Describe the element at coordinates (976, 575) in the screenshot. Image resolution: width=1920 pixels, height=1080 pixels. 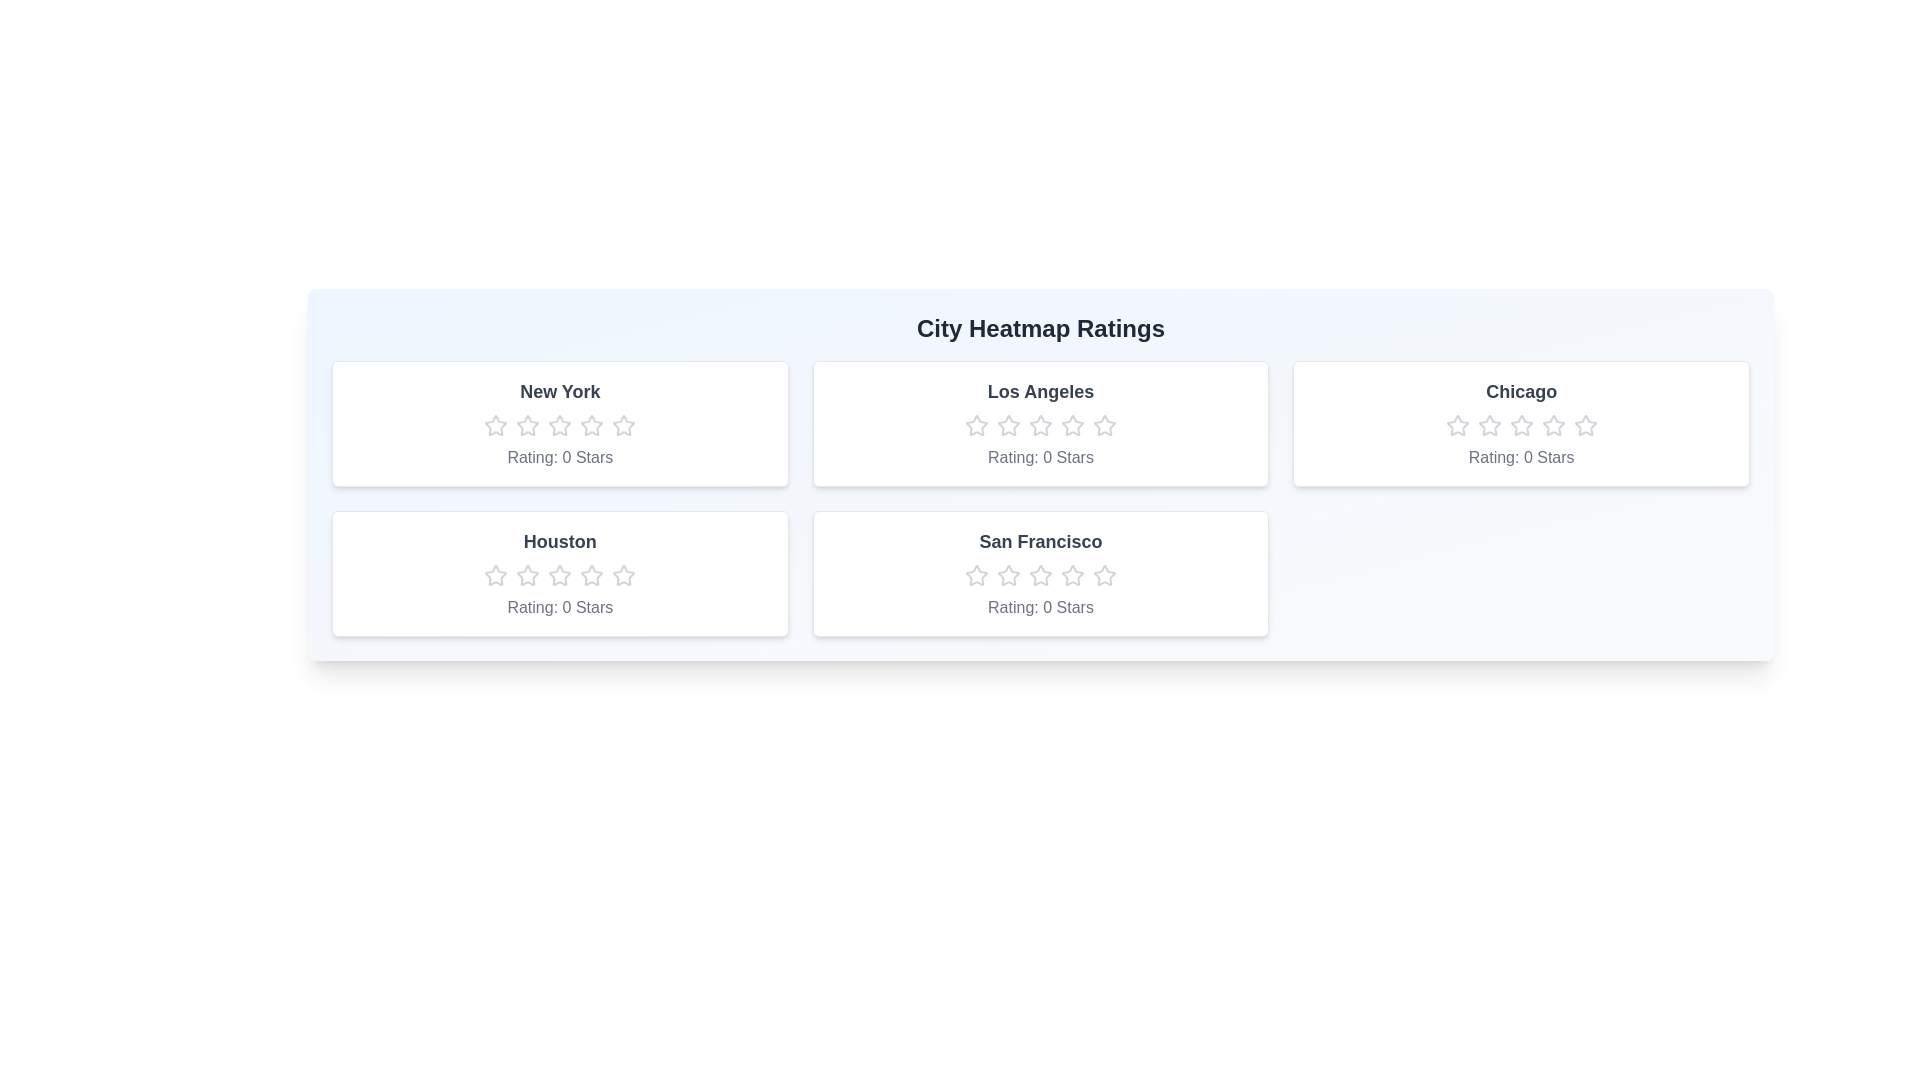
I see `the San Francisco rating star number 1` at that location.